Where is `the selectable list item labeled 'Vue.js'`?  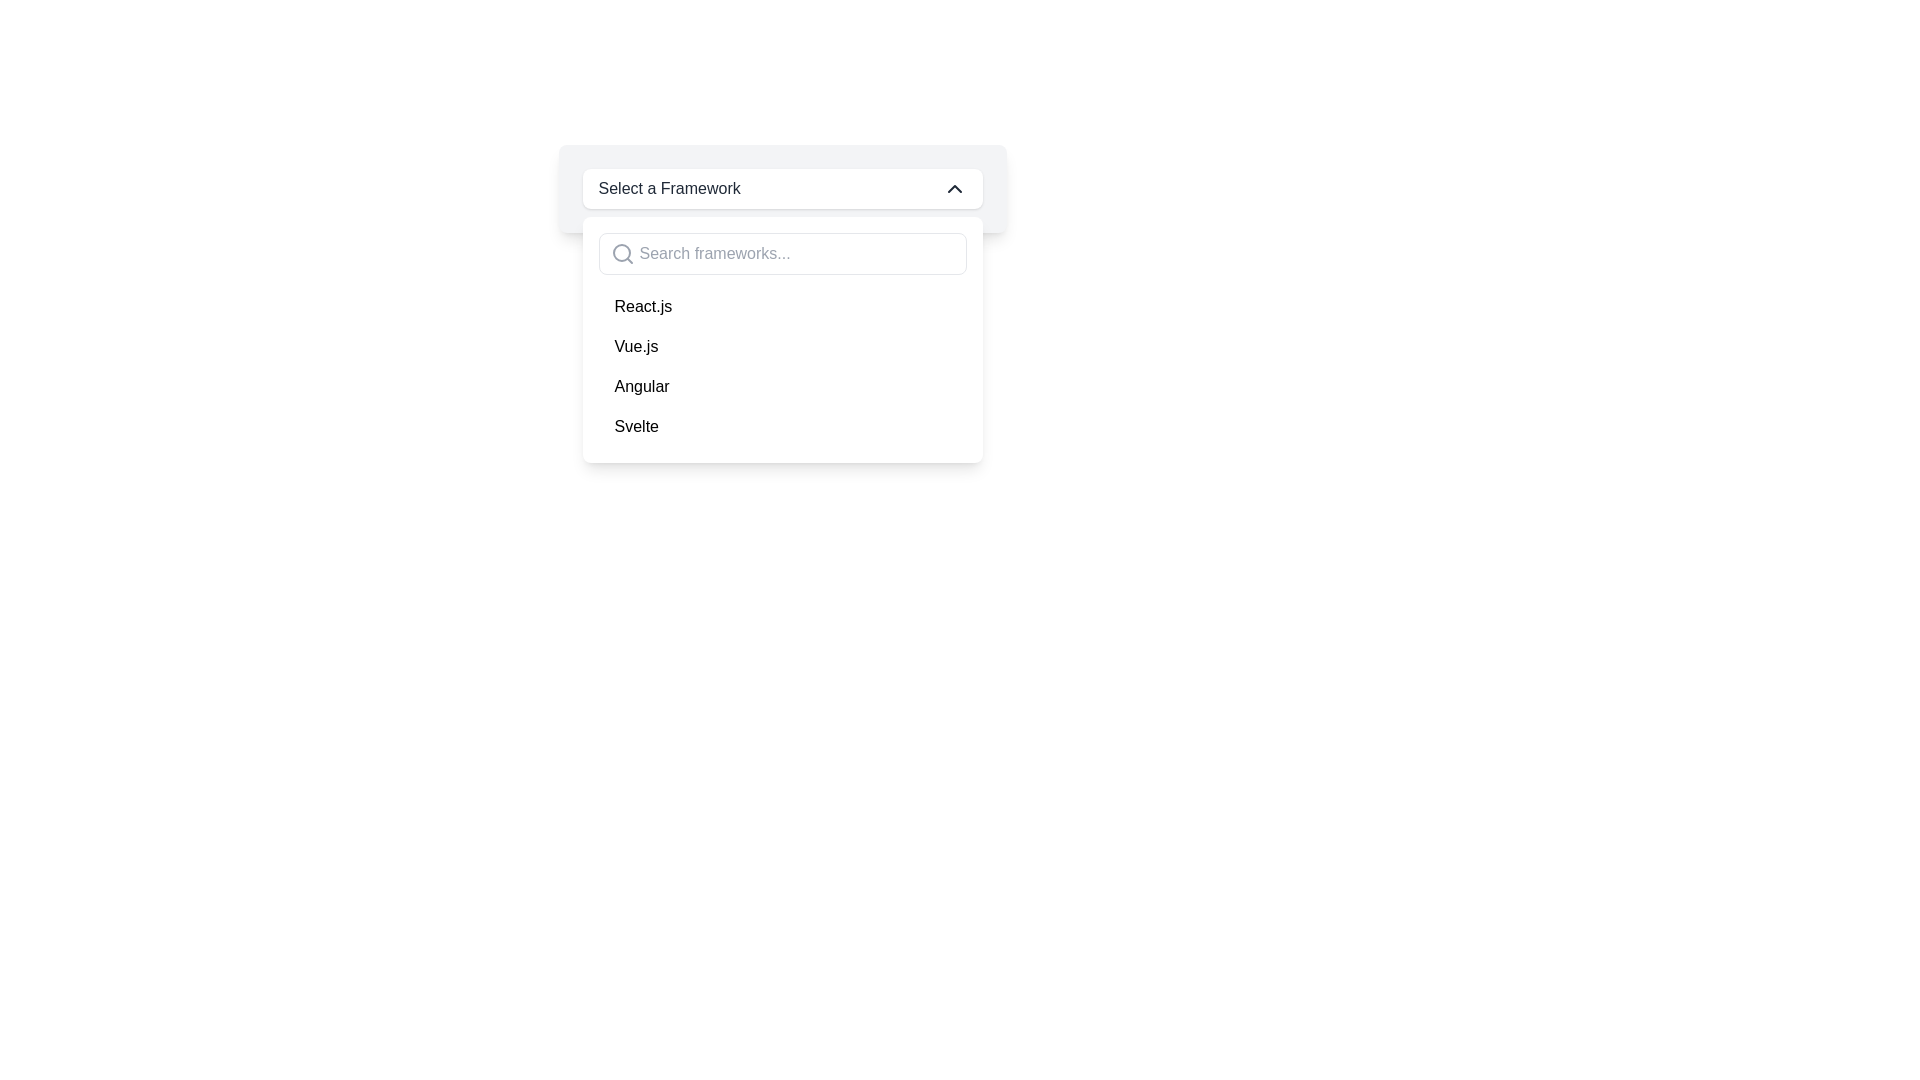
the selectable list item labeled 'Vue.js' is located at coordinates (781, 346).